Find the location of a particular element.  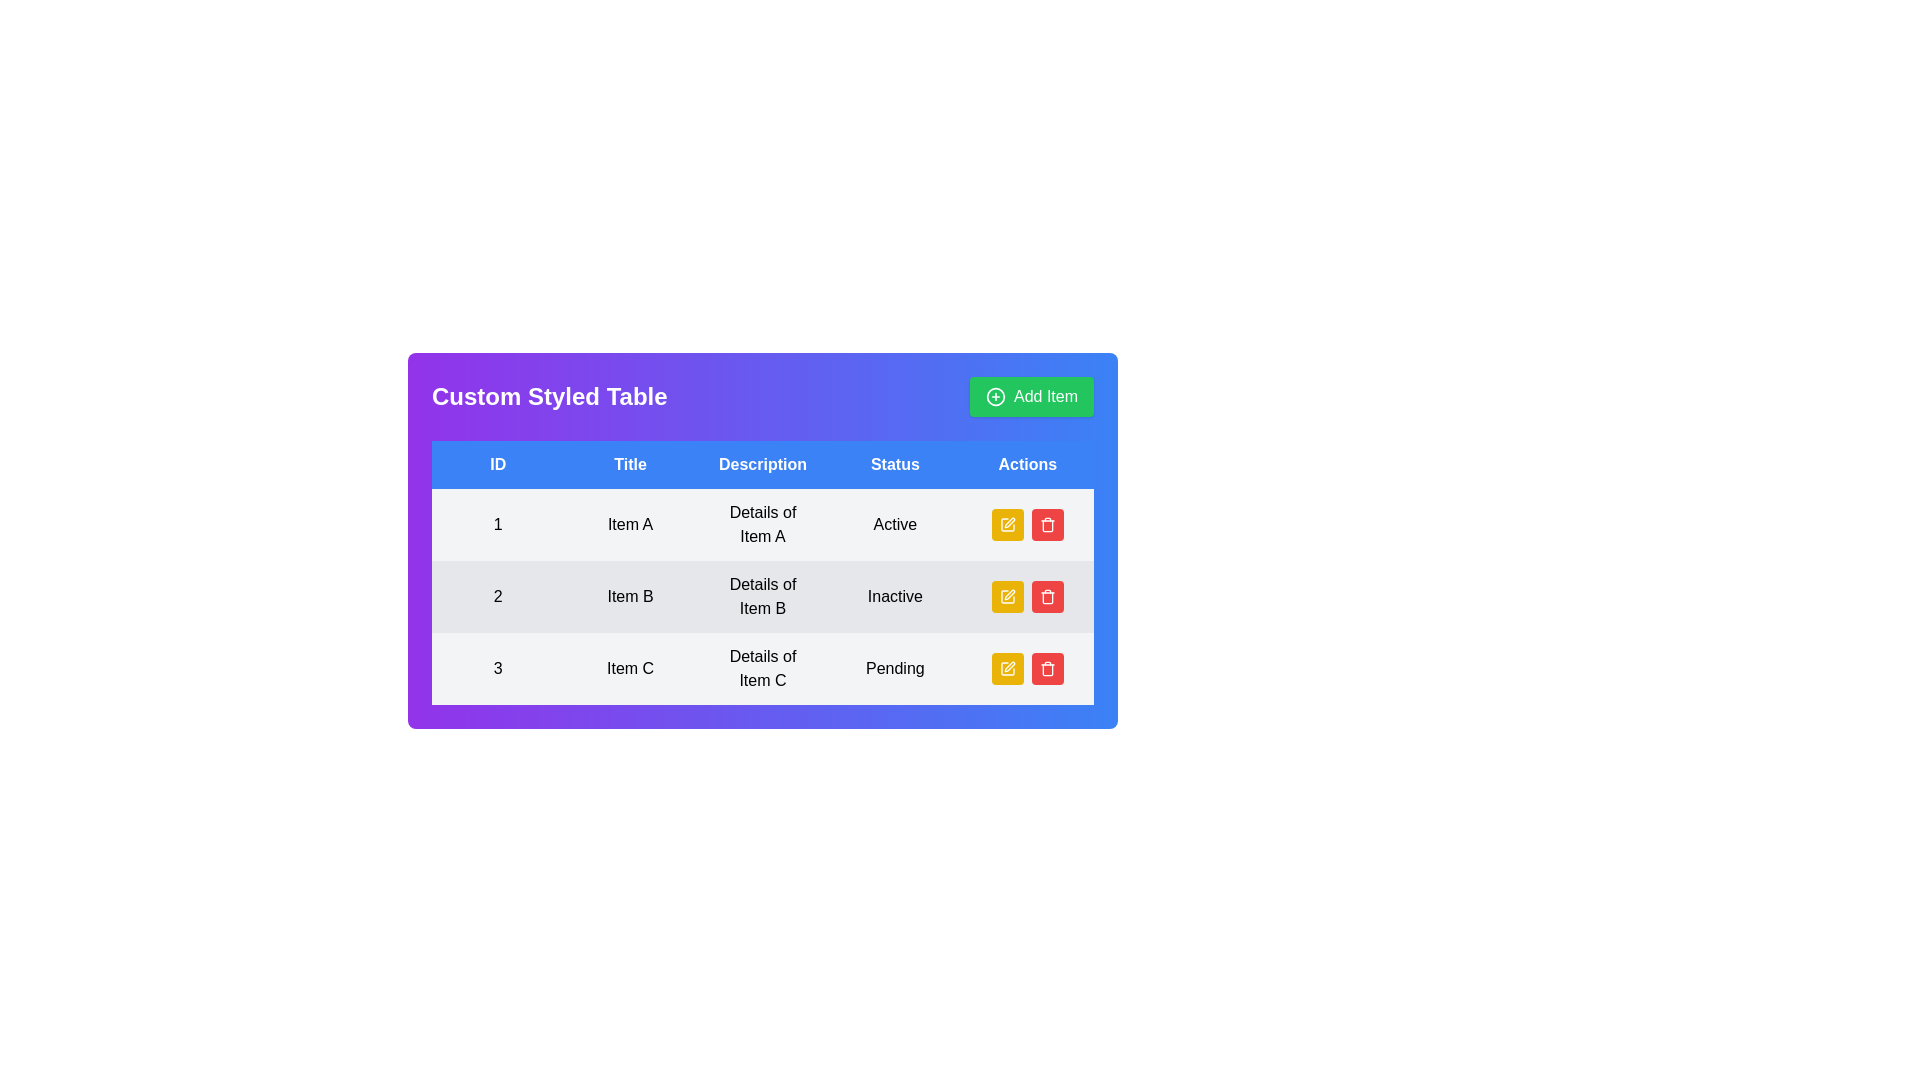

on the second row of the table, which contains '2' under the 'ID' column, 'Item B' under the 'Title' column, 'Details of Item B' under the 'Description' column, and 'Inactive' under the 'Status' column is located at coordinates (762, 596).